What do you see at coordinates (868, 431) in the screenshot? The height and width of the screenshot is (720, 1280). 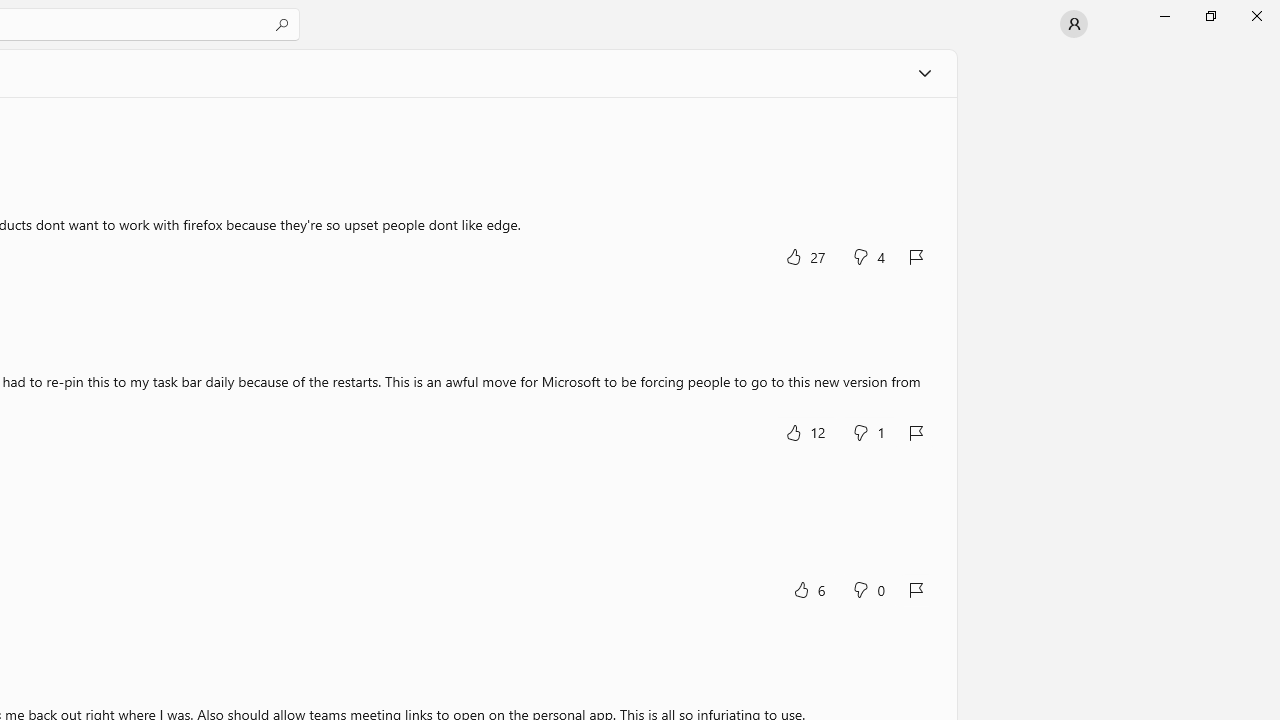 I see `'No, this was not helpful. 1 votes.'` at bounding box center [868, 431].